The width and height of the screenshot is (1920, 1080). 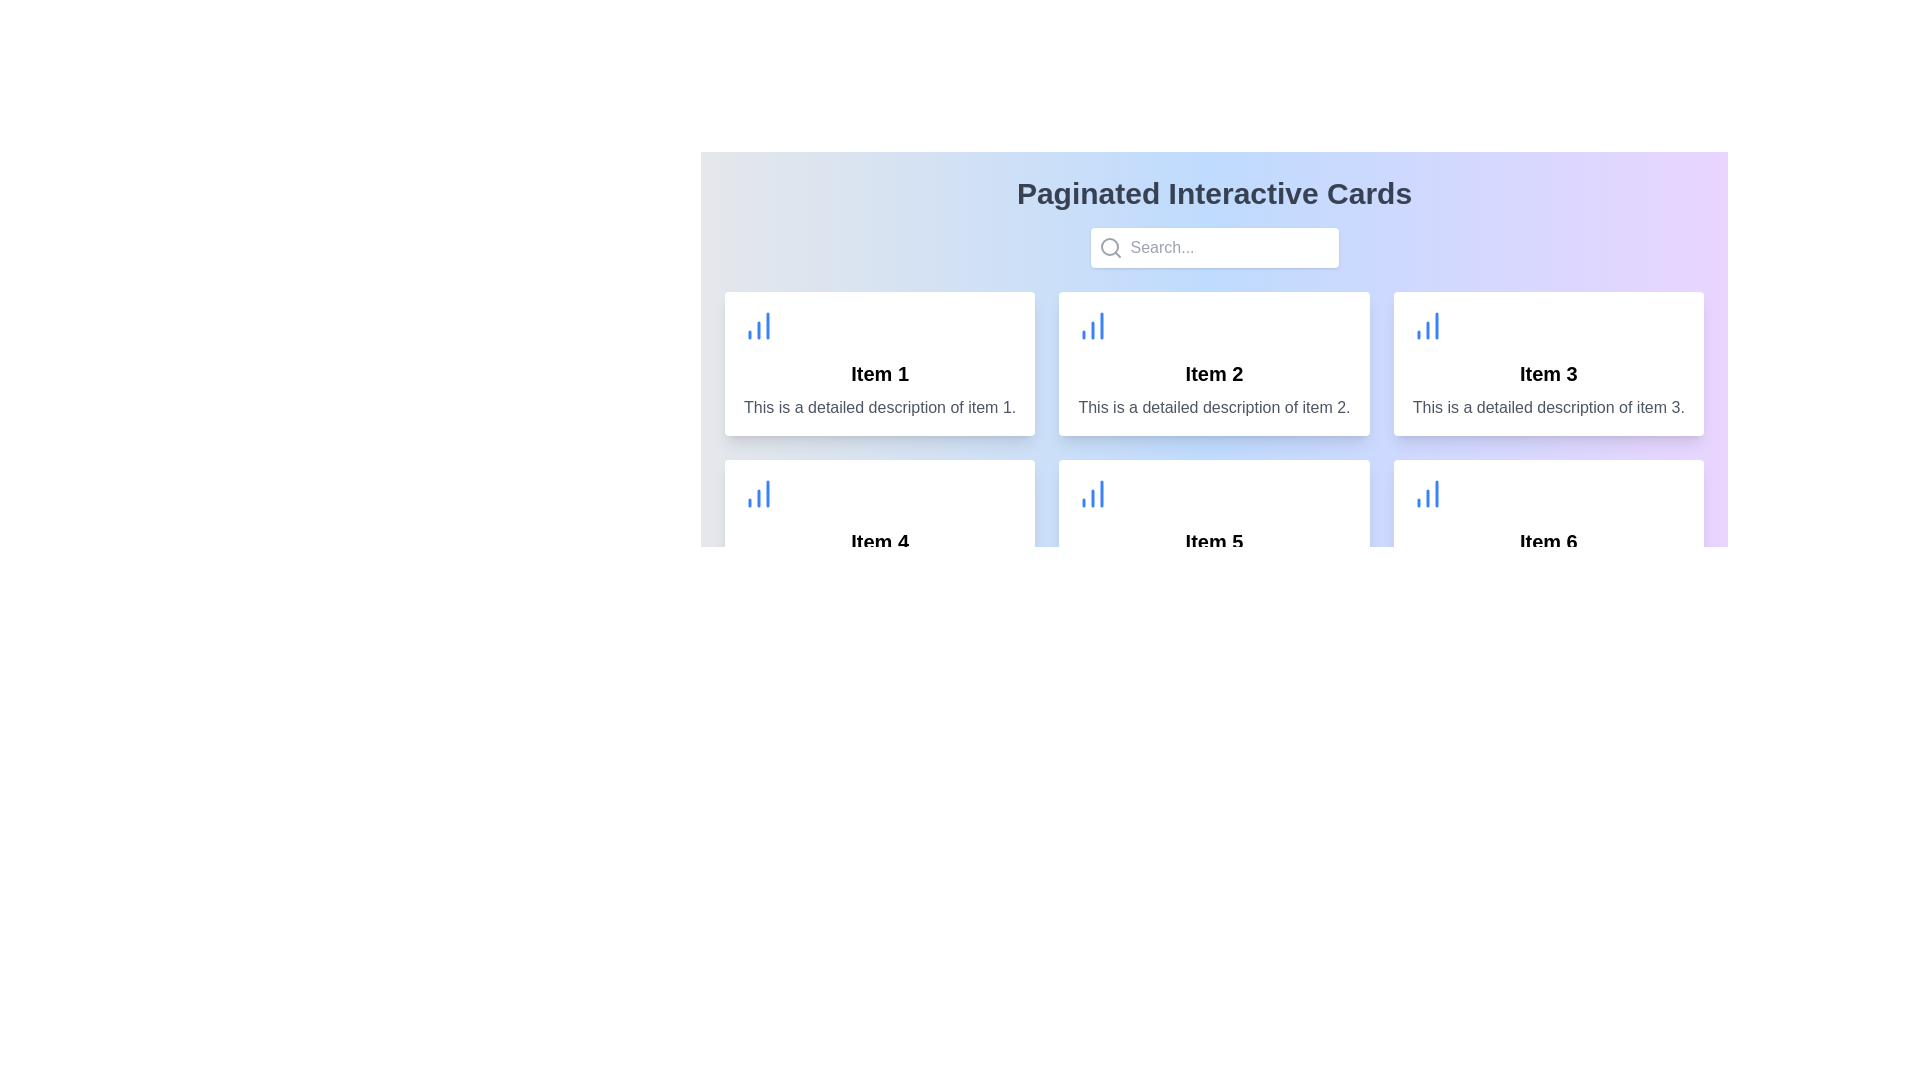 I want to click on text content of the title label located in the lower-right card of the grid layout, positioned below an icon and above descriptive text, so click(x=1547, y=542).